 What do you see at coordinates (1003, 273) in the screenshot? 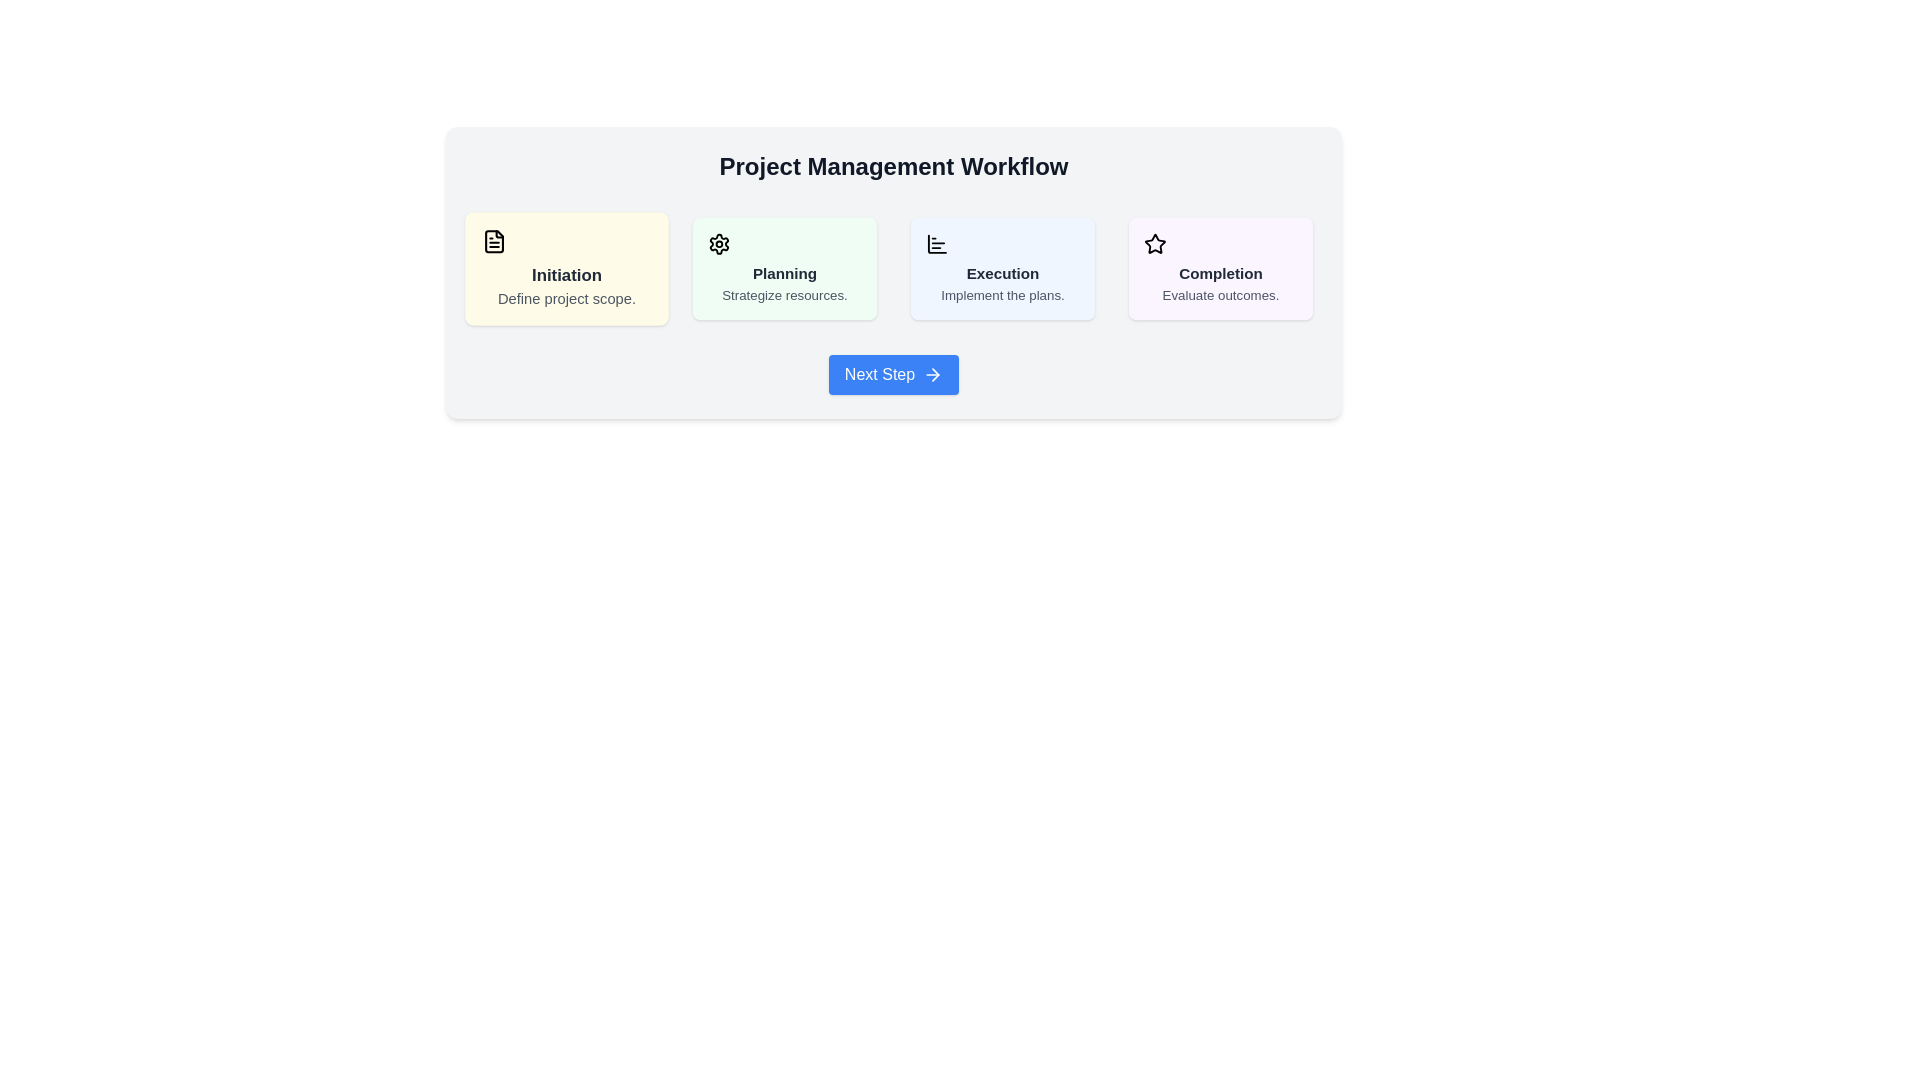
I see `the static text label displaying 'Execution' which is centrally located within its light blue card, positioned above the subtext 'Implement the plans.'` at bounding box center [1003, 273].